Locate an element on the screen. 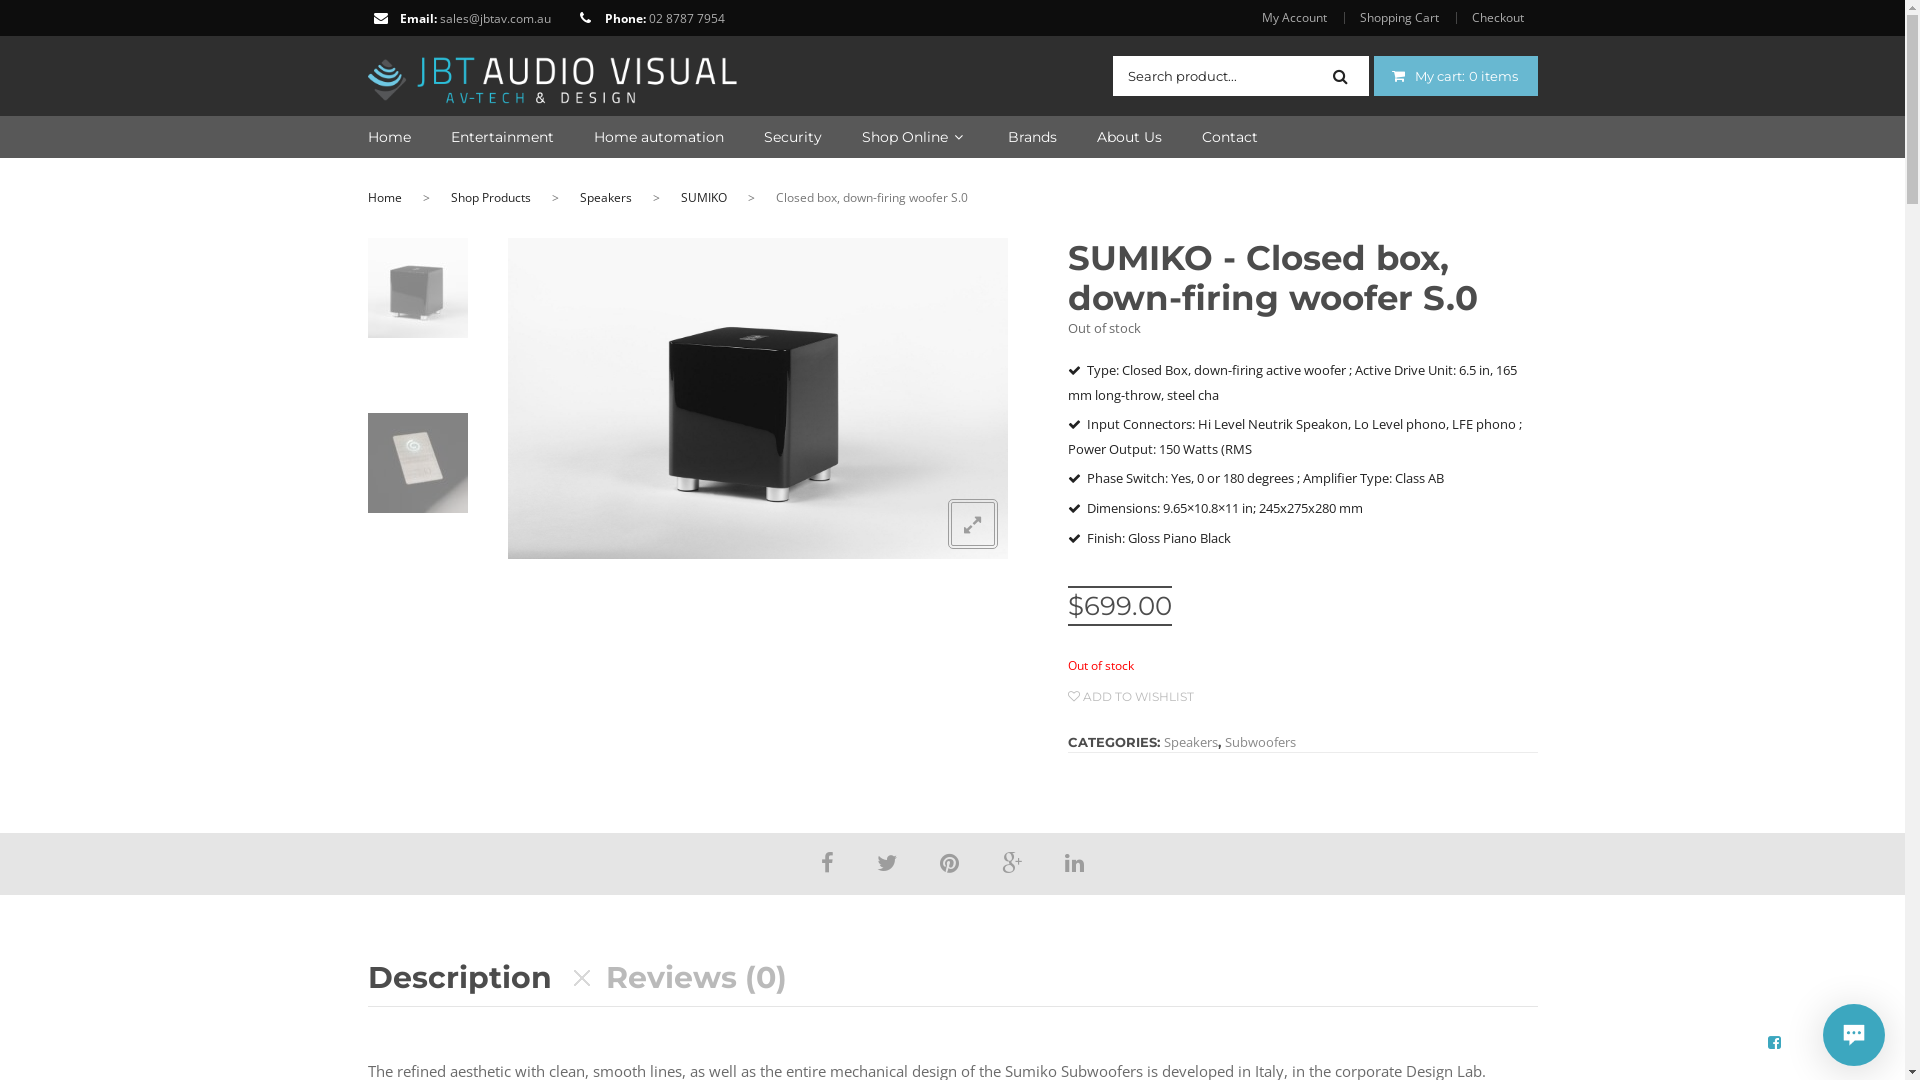 The width and height of the screenshot is (1920, 1080). 'SUMIKO' is located at coordinates (702, 197).